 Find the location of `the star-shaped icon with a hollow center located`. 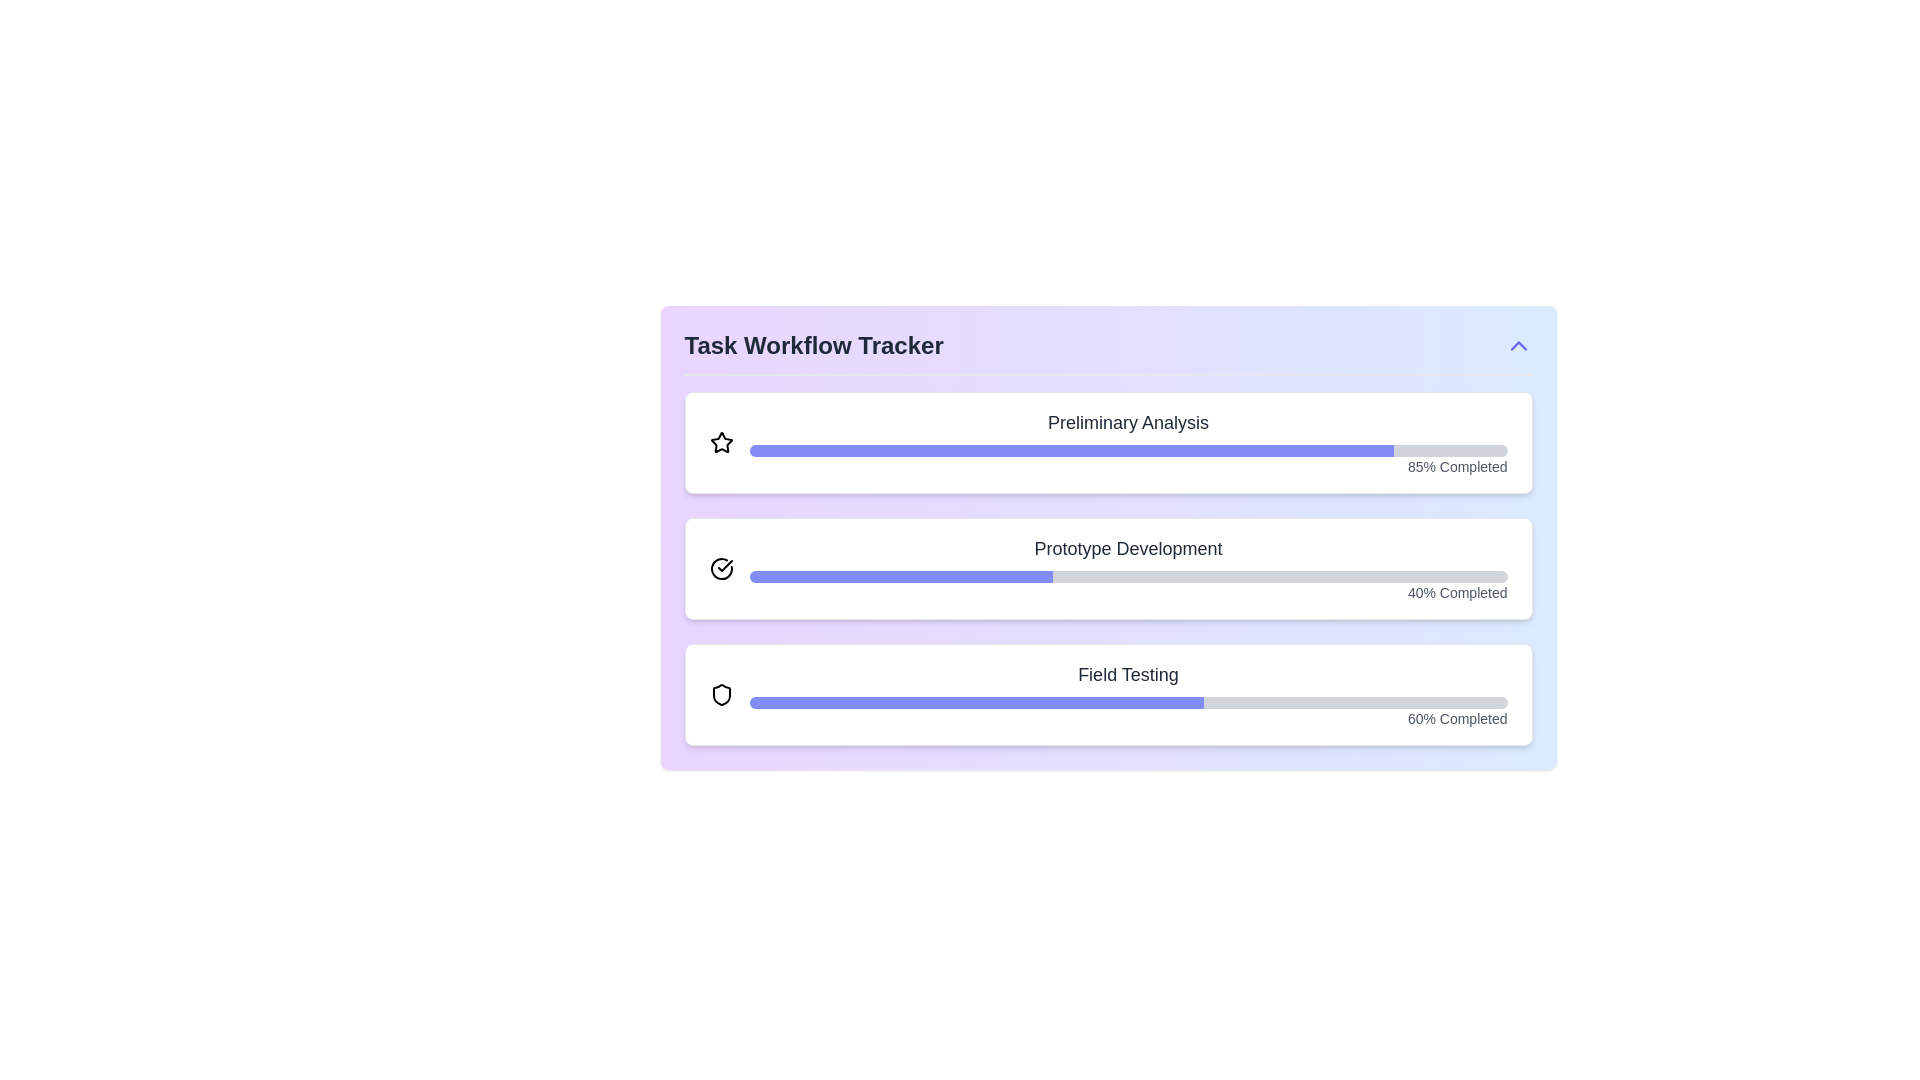

the star-shaped icon with a hollow center located is located at coordinates (720, 441).